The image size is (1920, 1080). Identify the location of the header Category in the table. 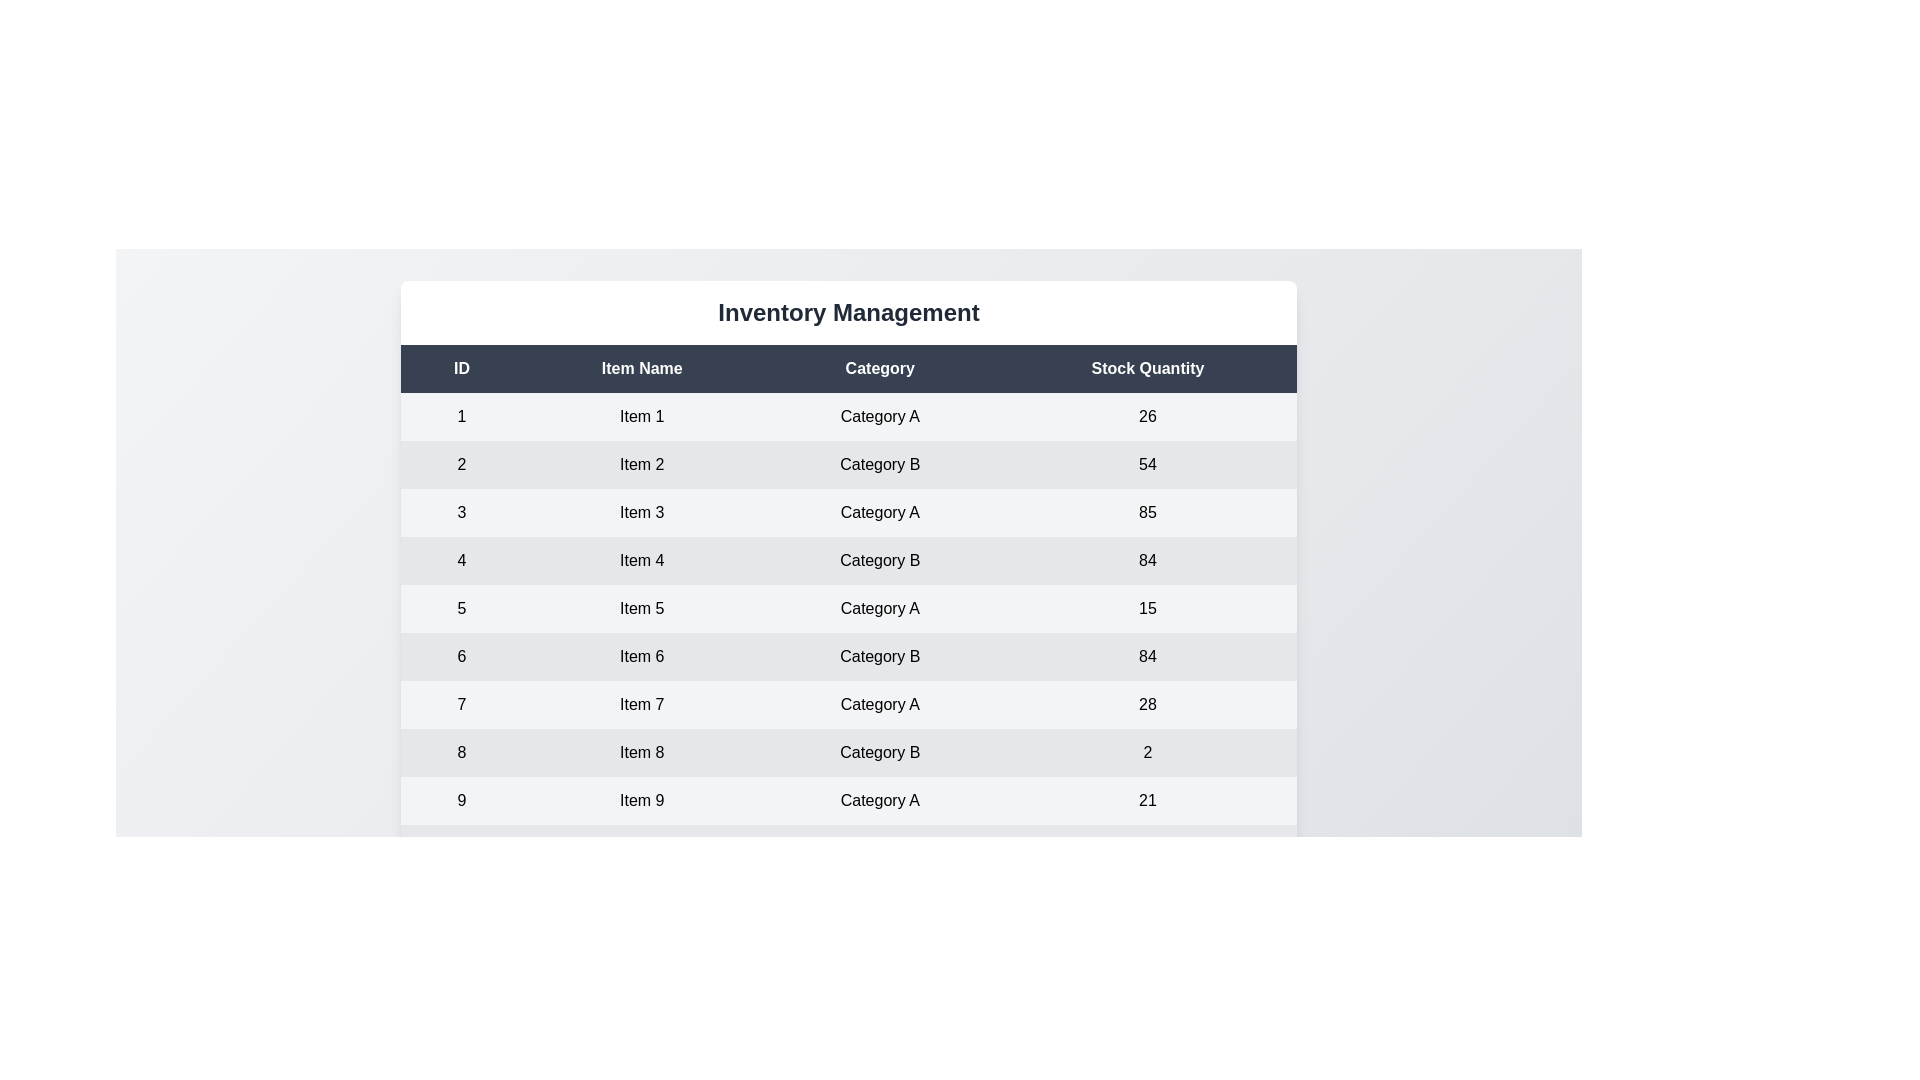
(880, 369).